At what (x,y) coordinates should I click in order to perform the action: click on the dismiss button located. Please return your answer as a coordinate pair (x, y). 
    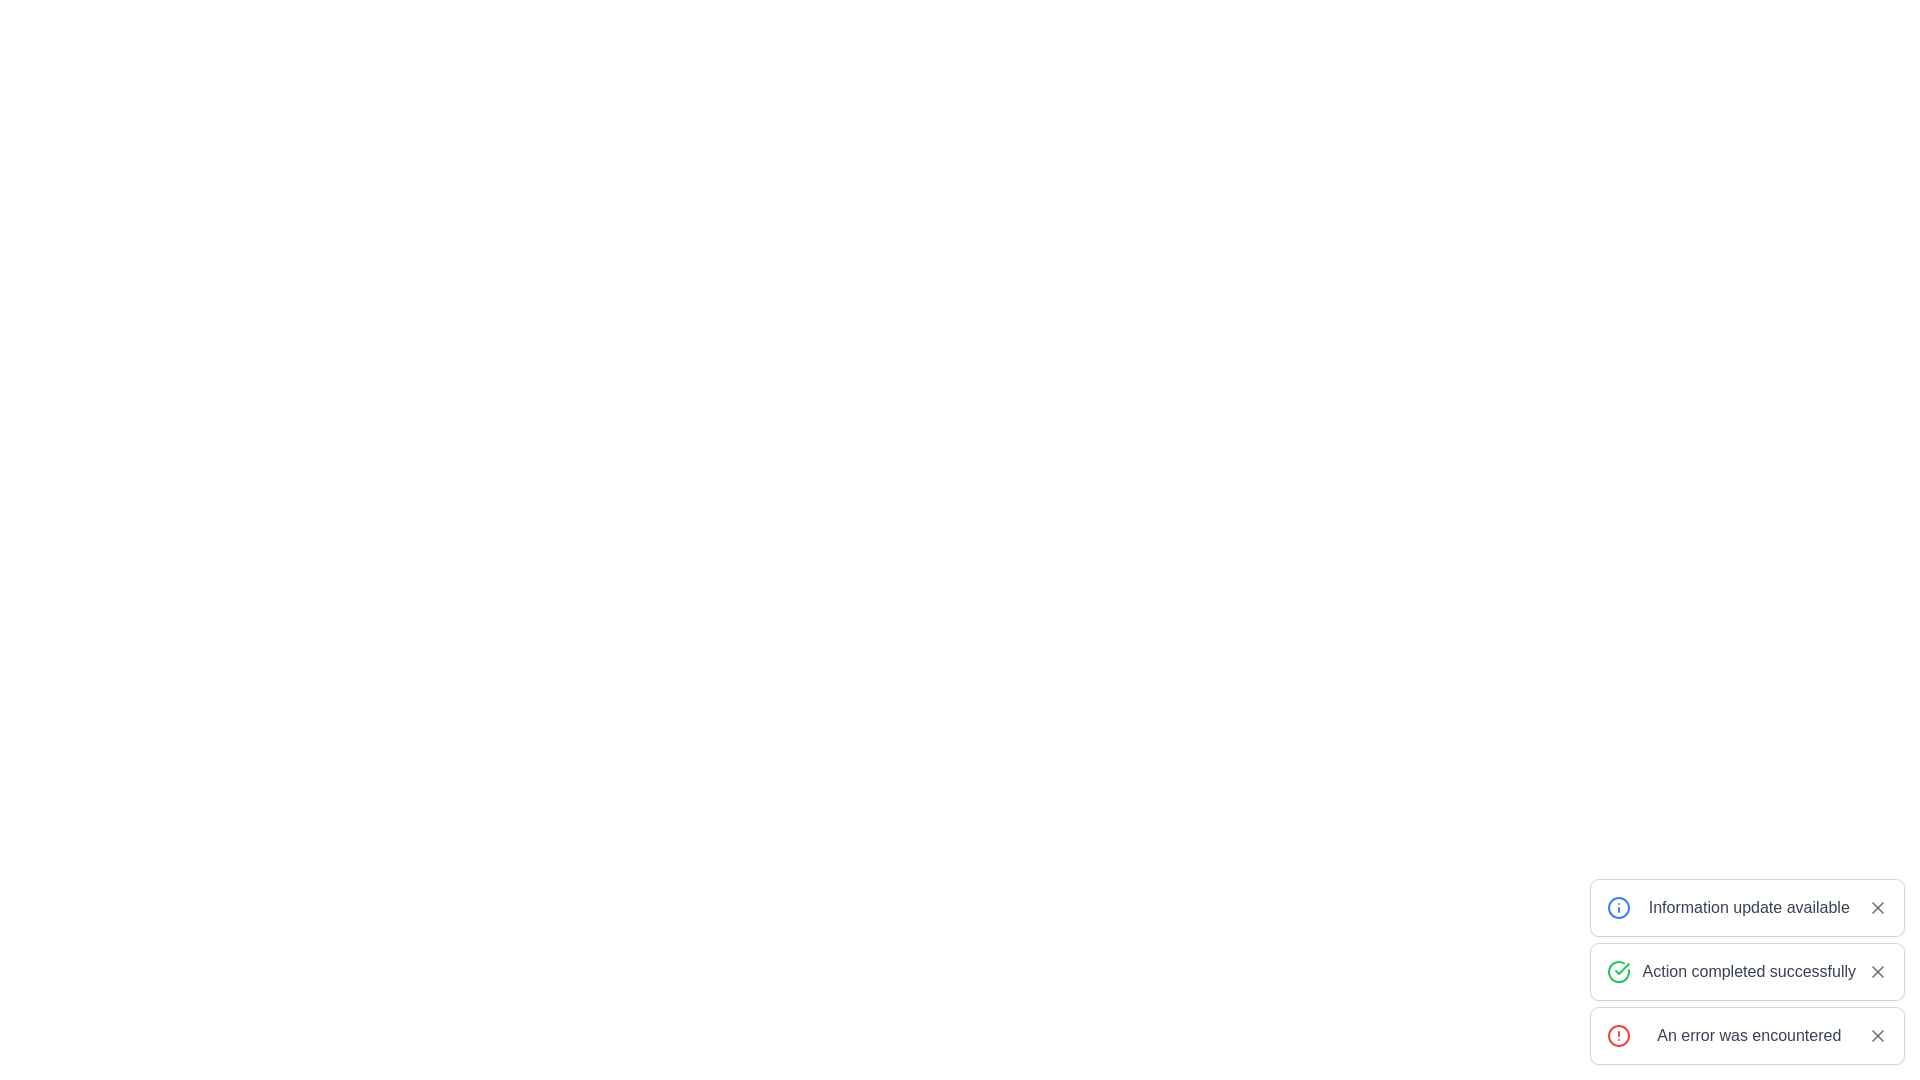
    Looking at the image, I should click on (1876, 971).